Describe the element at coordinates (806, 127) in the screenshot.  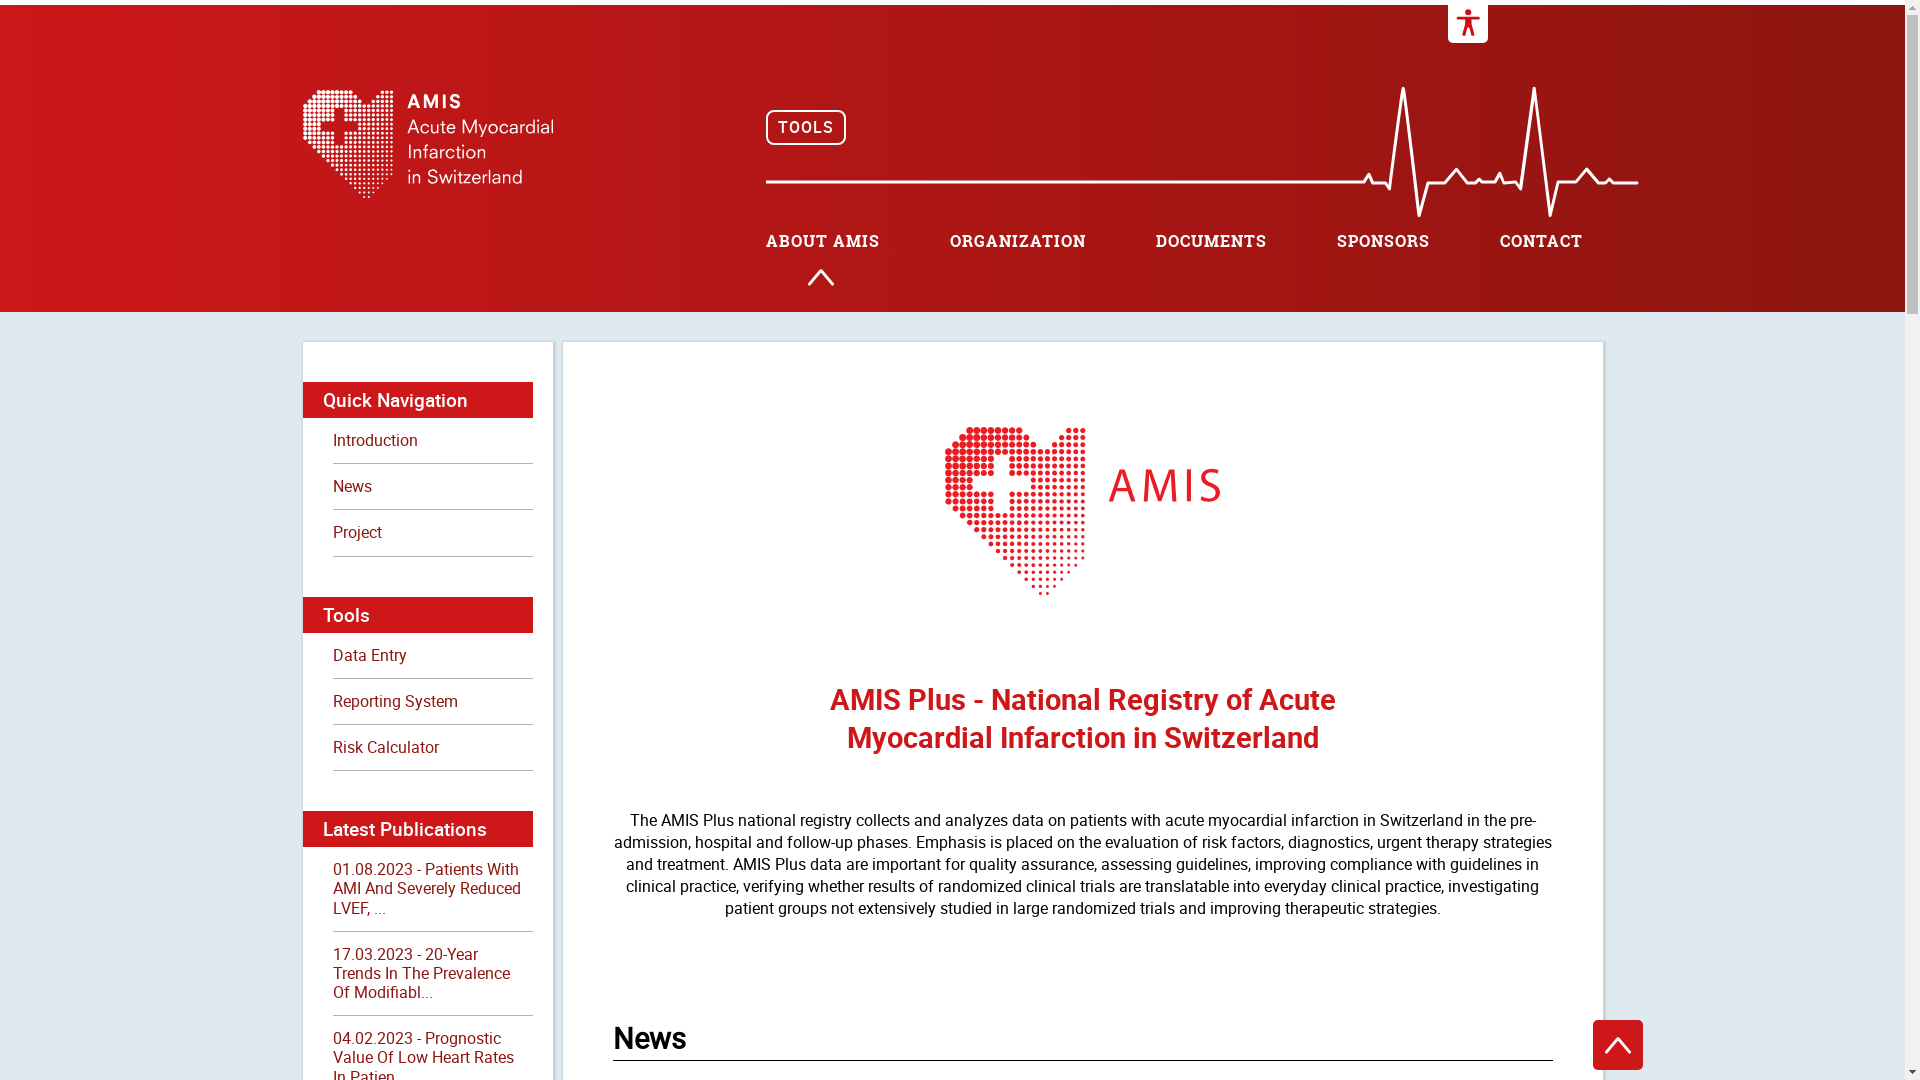
I see `'TOOLS'` at that location.